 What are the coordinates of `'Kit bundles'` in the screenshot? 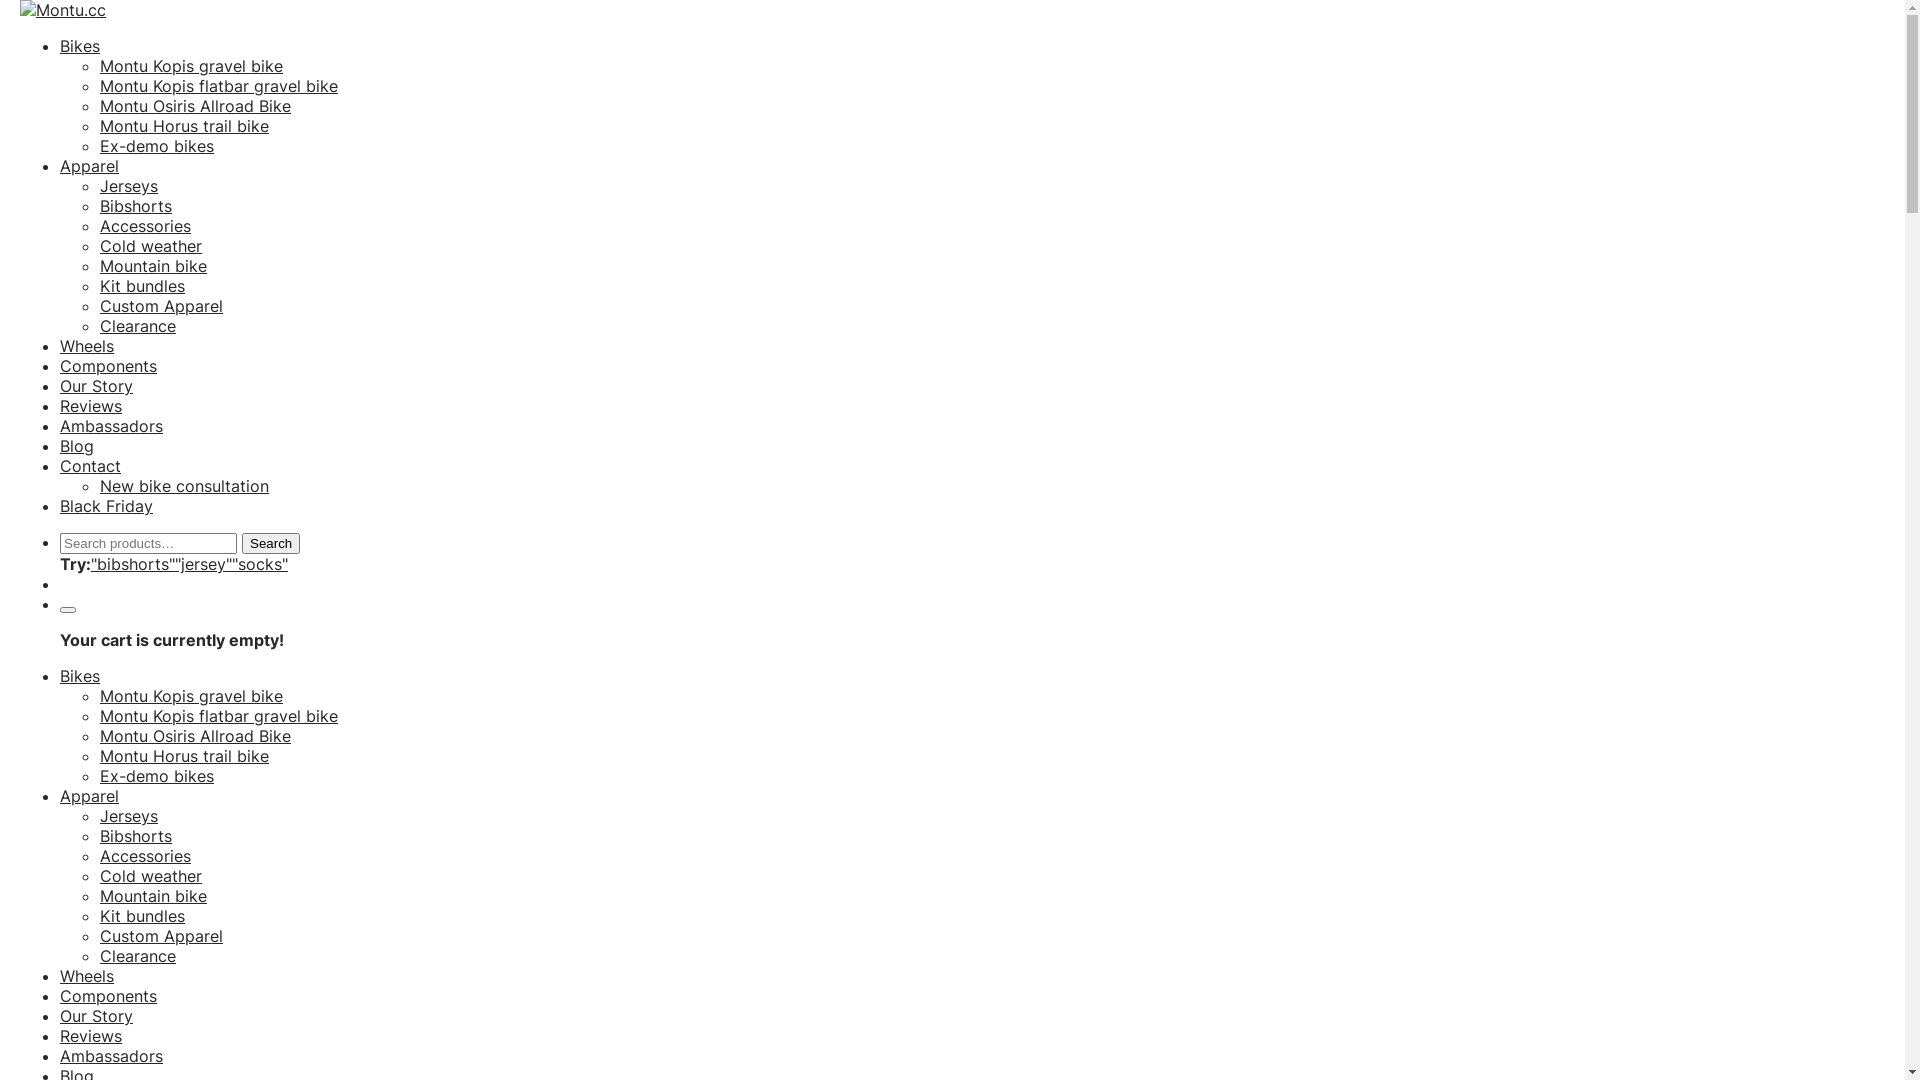 It's located at (141, 915).